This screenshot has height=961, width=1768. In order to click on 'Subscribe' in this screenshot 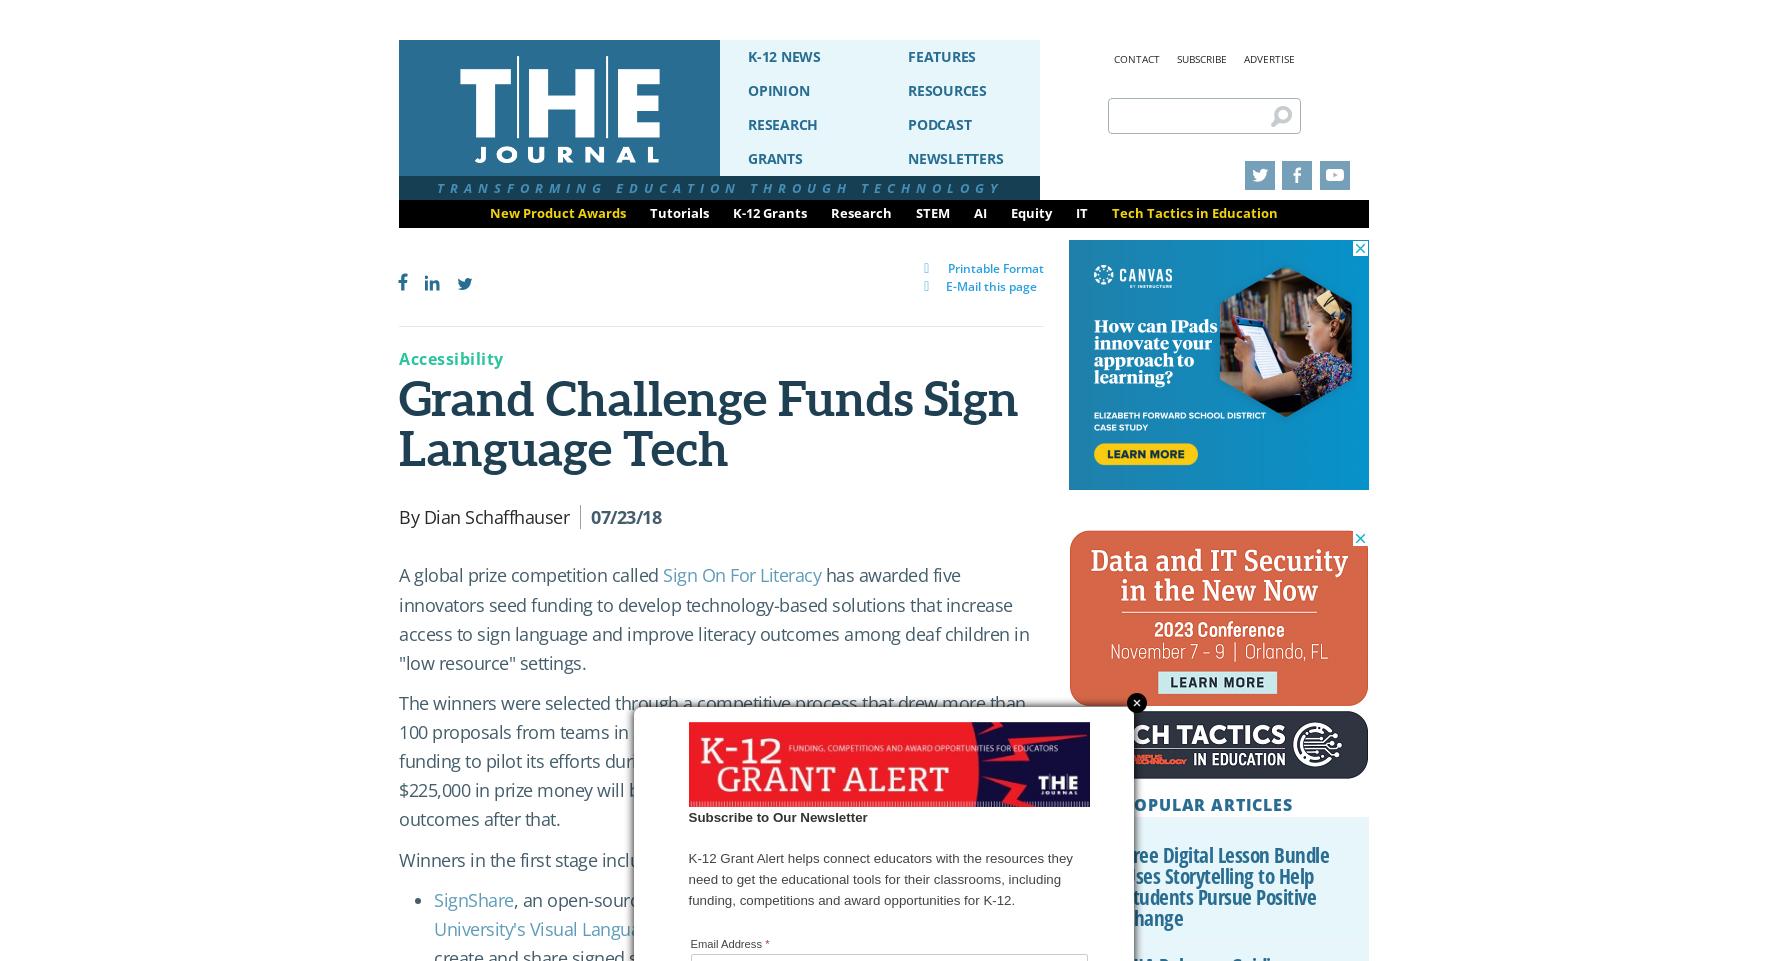, I will do `click(1202, 59)`.